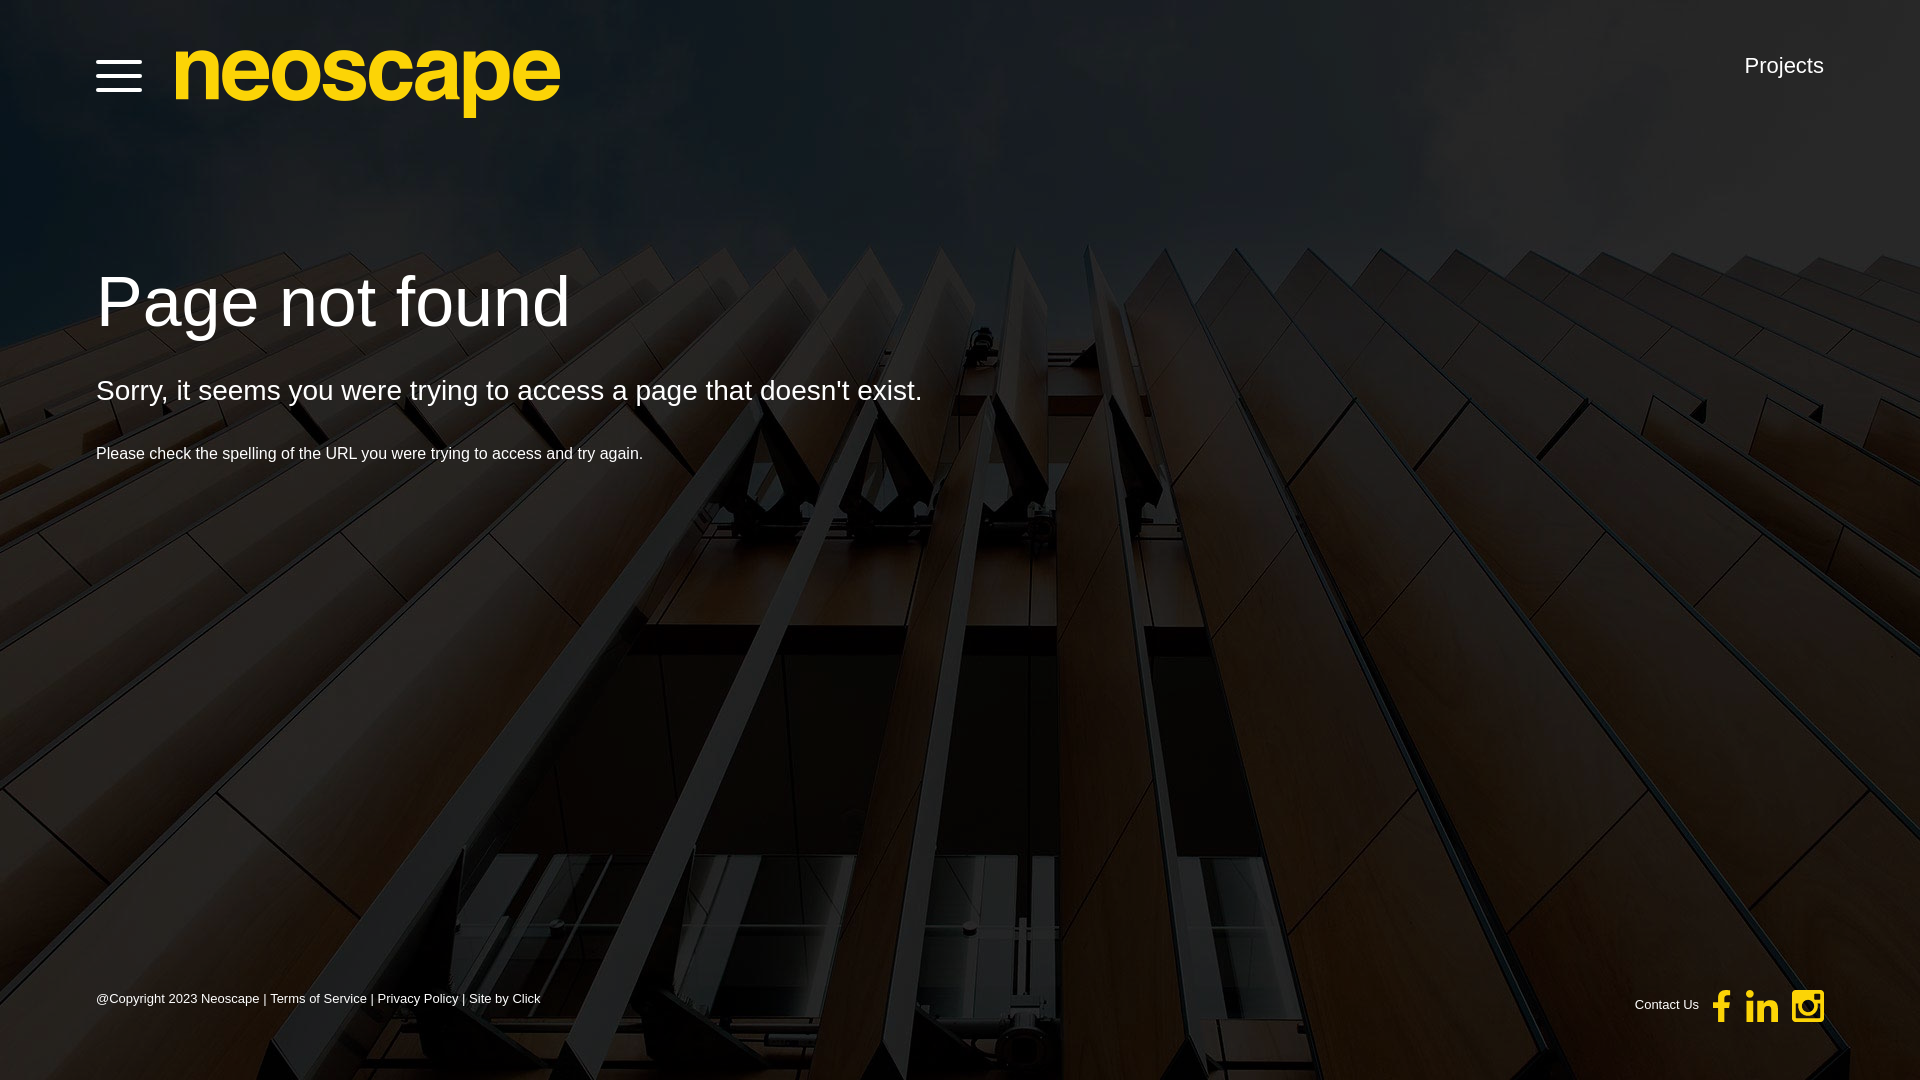 The height and width of the screenshot is (1080, 1920). What do you see at coordinates (417, 998) in the screenshot?
I see `'Privacy Policy'` at bounding box center [417, 998].